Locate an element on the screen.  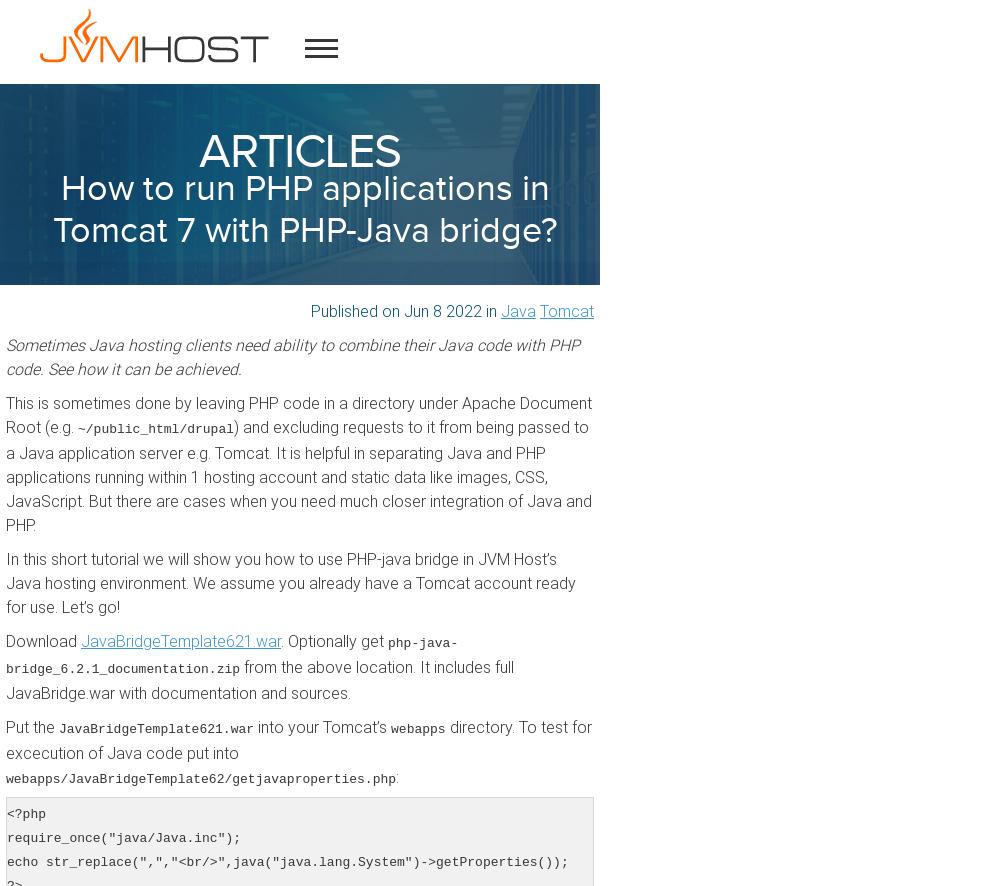
'php-java-bridge_6.2.1_documentation.zip' is located at coordinates (231, 656).